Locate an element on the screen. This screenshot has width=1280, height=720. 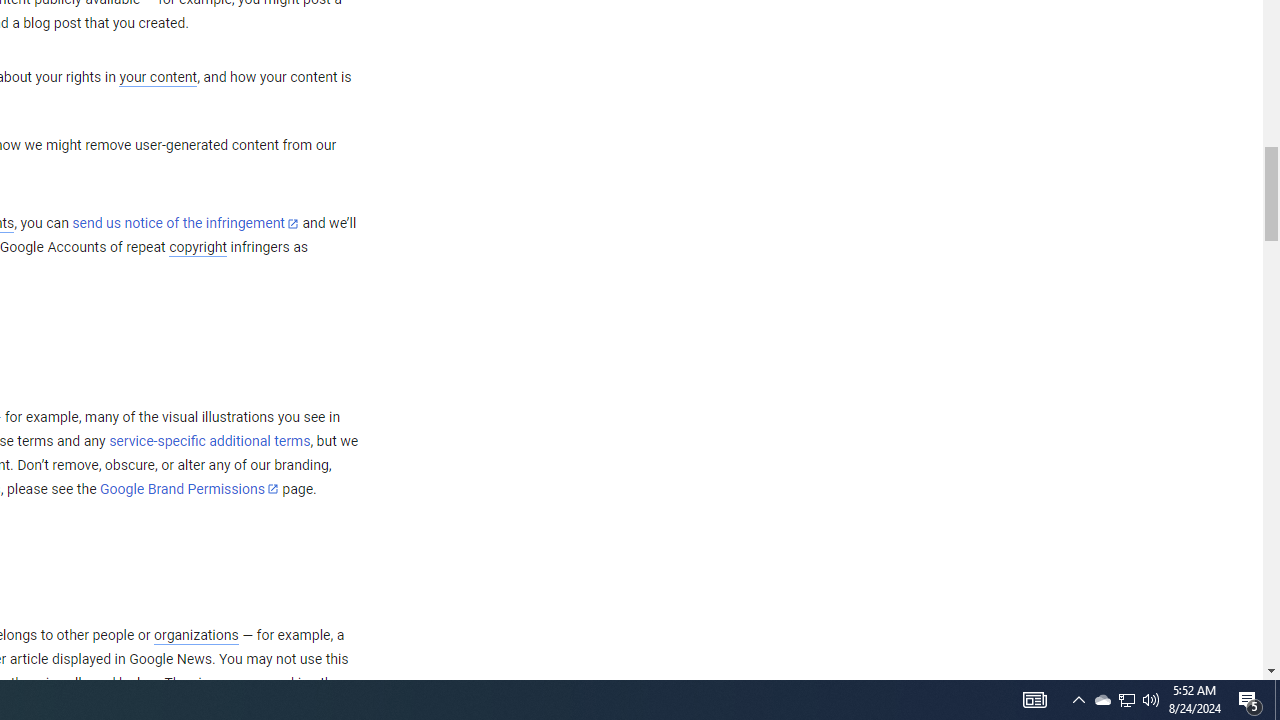
'service-specific additional terms' is located at coordinates (209, 440).